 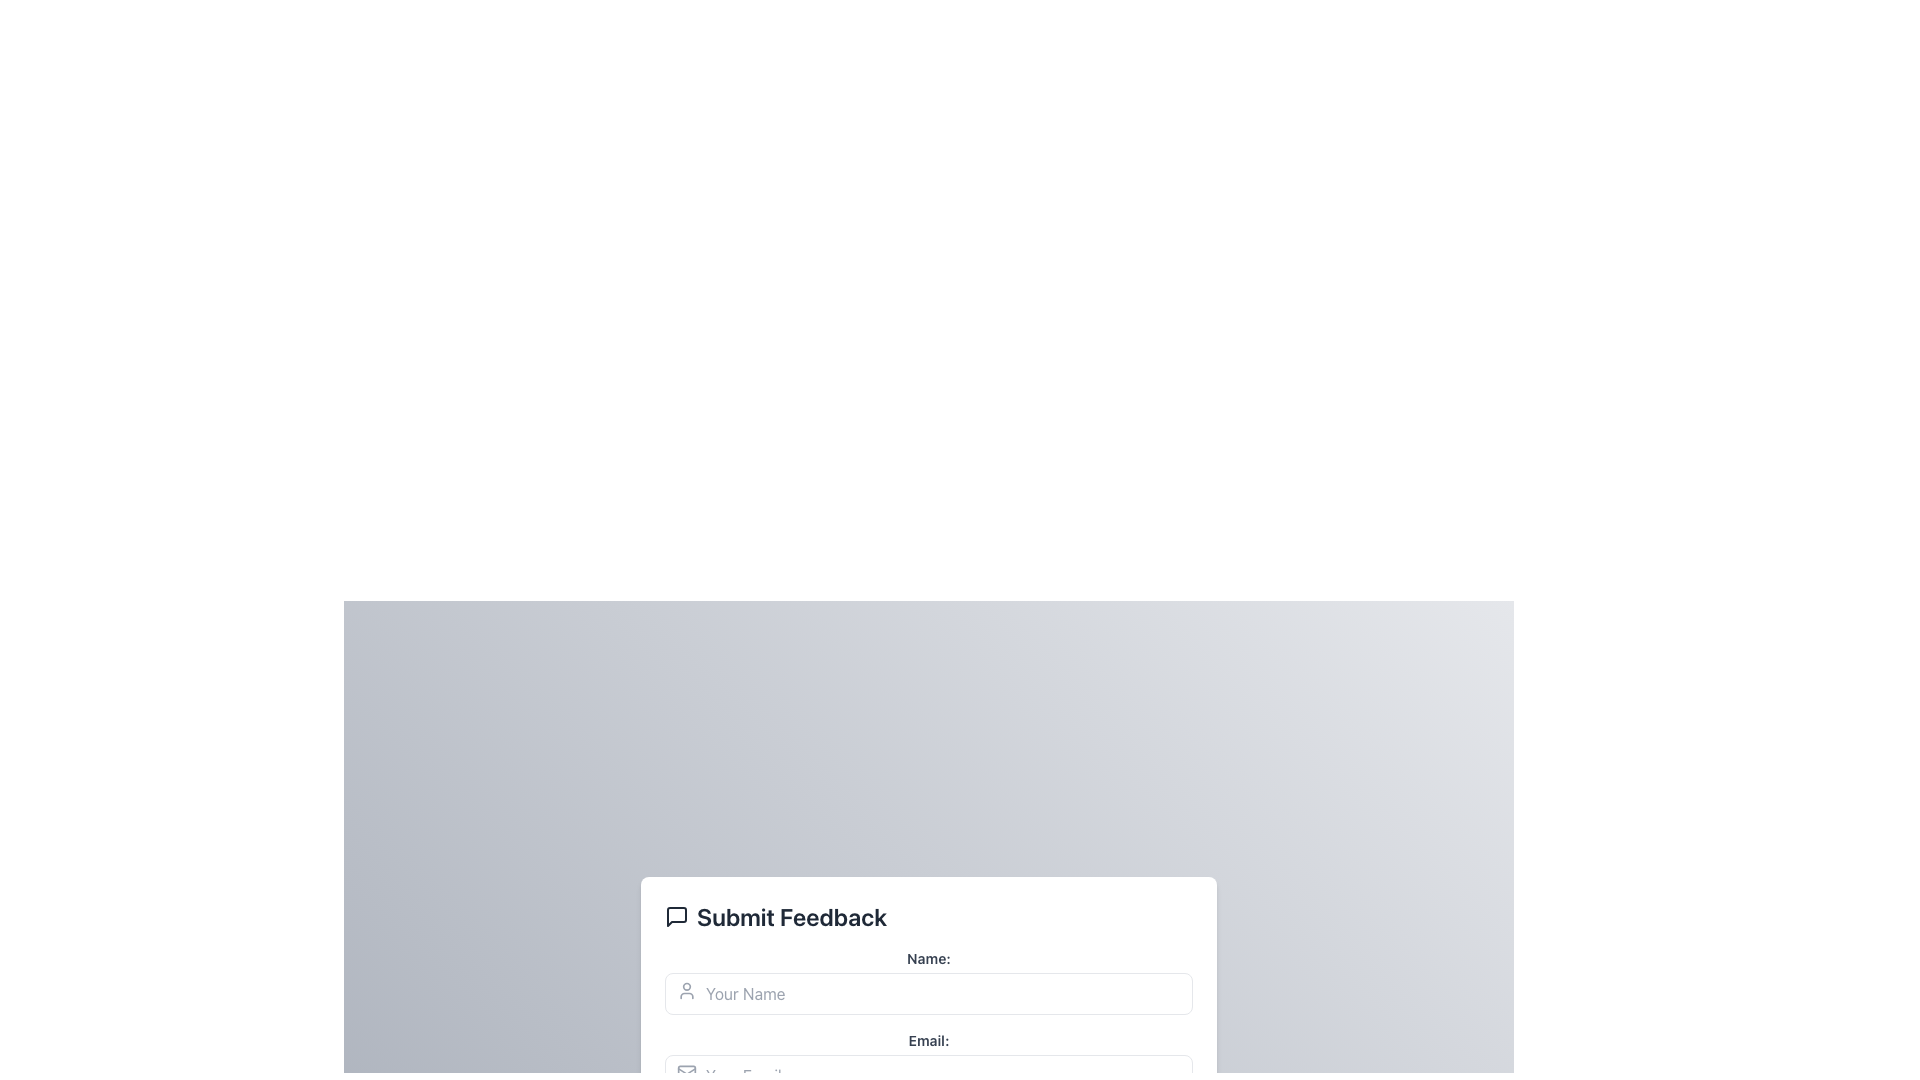 I want to click on the icon that indicates the 'Name' input field, positioned above and to the left of the input field labeled 'Name:', so click(x=686, y=991).